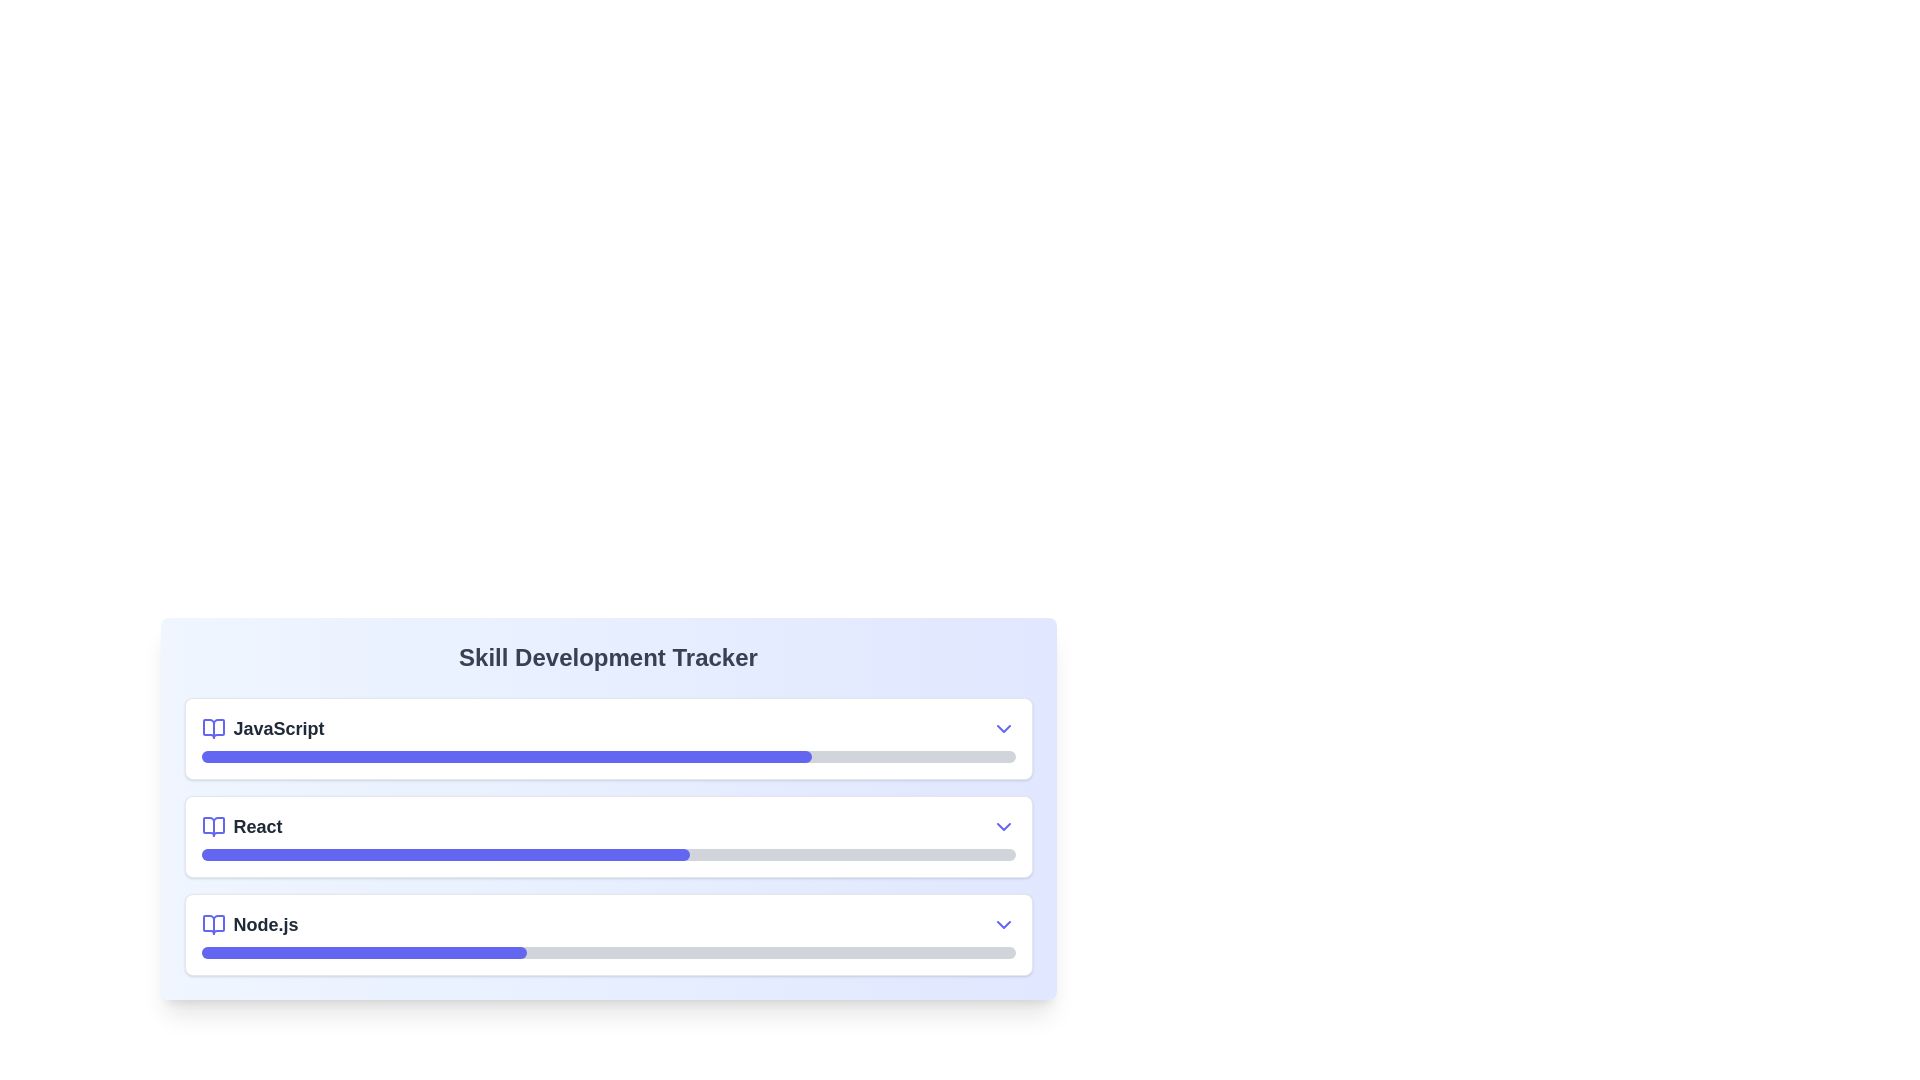 The width and height of the screenshot is (1920, 1080). What do you see at coordinates (444, 855) in the screenshot?
I see `the filled portion of the progress bar located in the 'React' section of the skill tracker to interact with it` at bounding box center [444, 855].